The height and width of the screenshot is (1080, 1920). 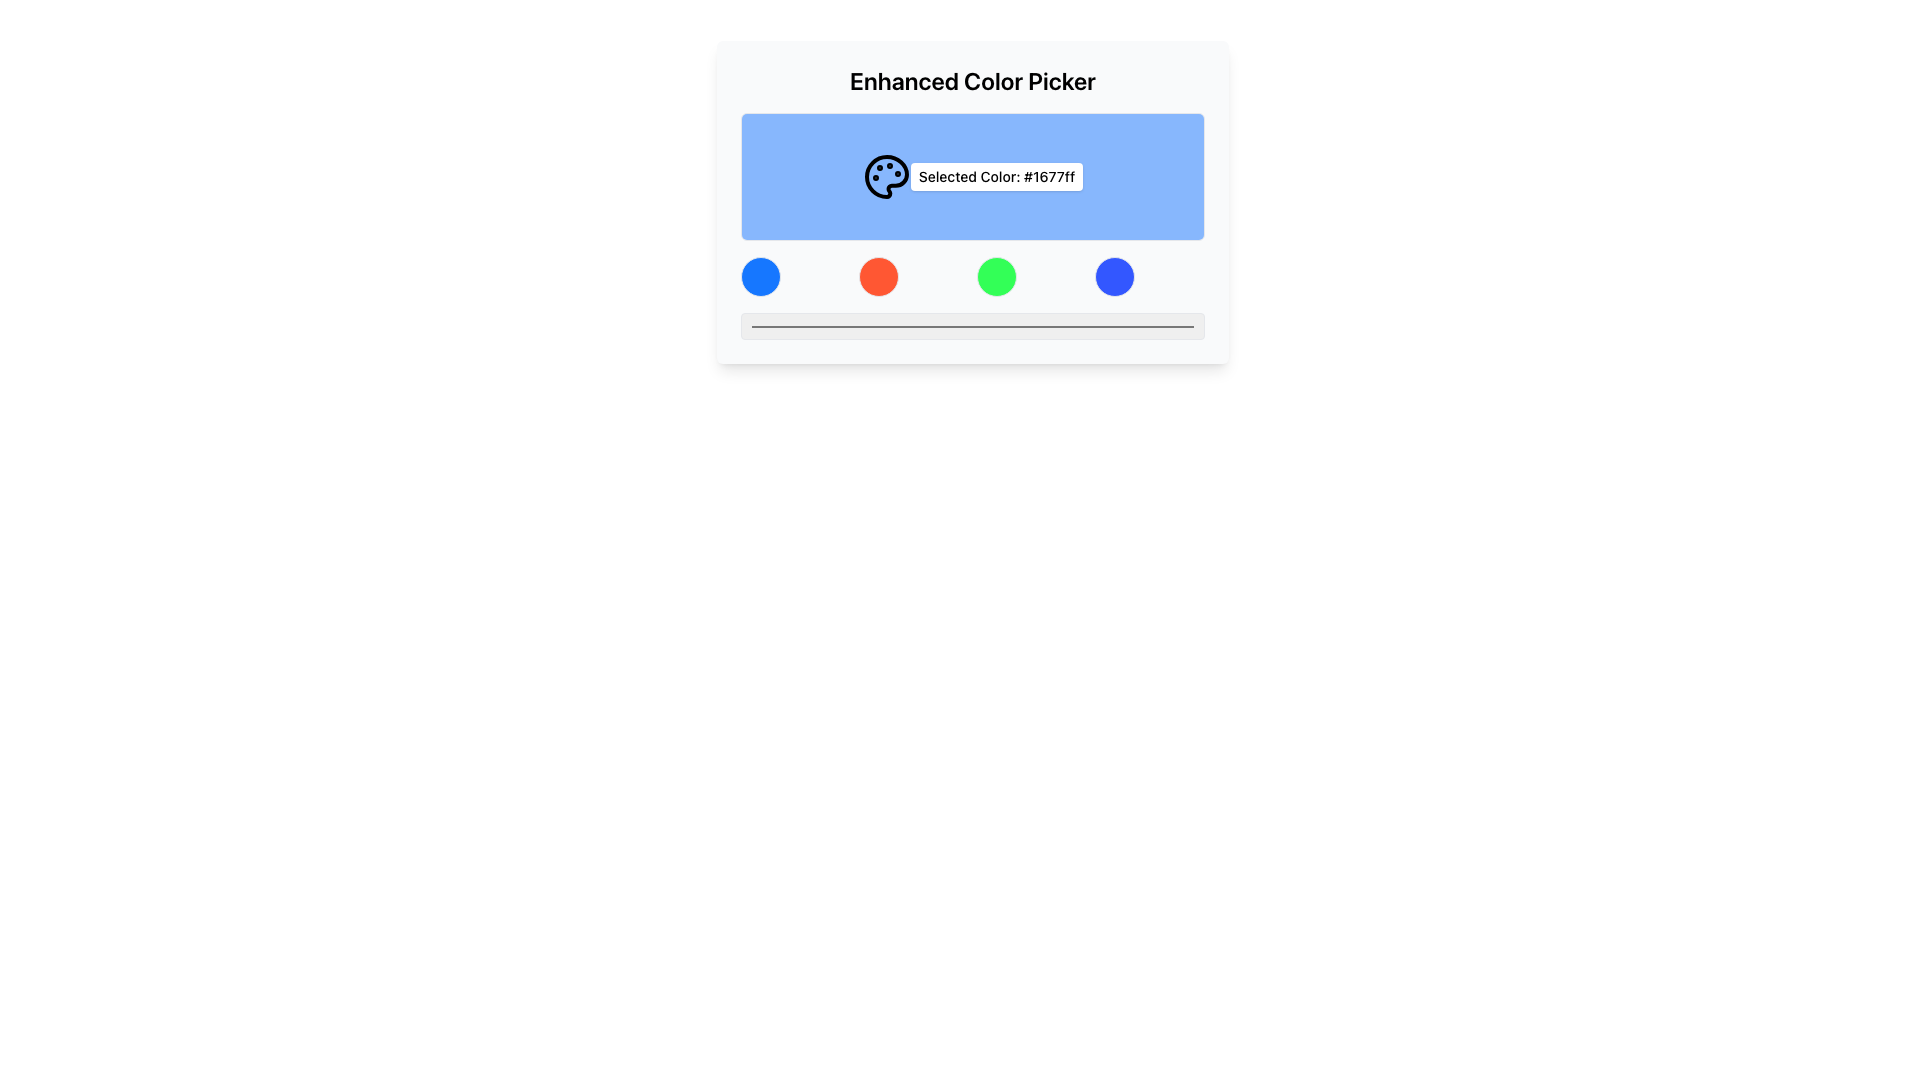 What do you see at coordinates (1144, 325) in the screenshot?
I see `the slider` at bounding box center [1144, 325].